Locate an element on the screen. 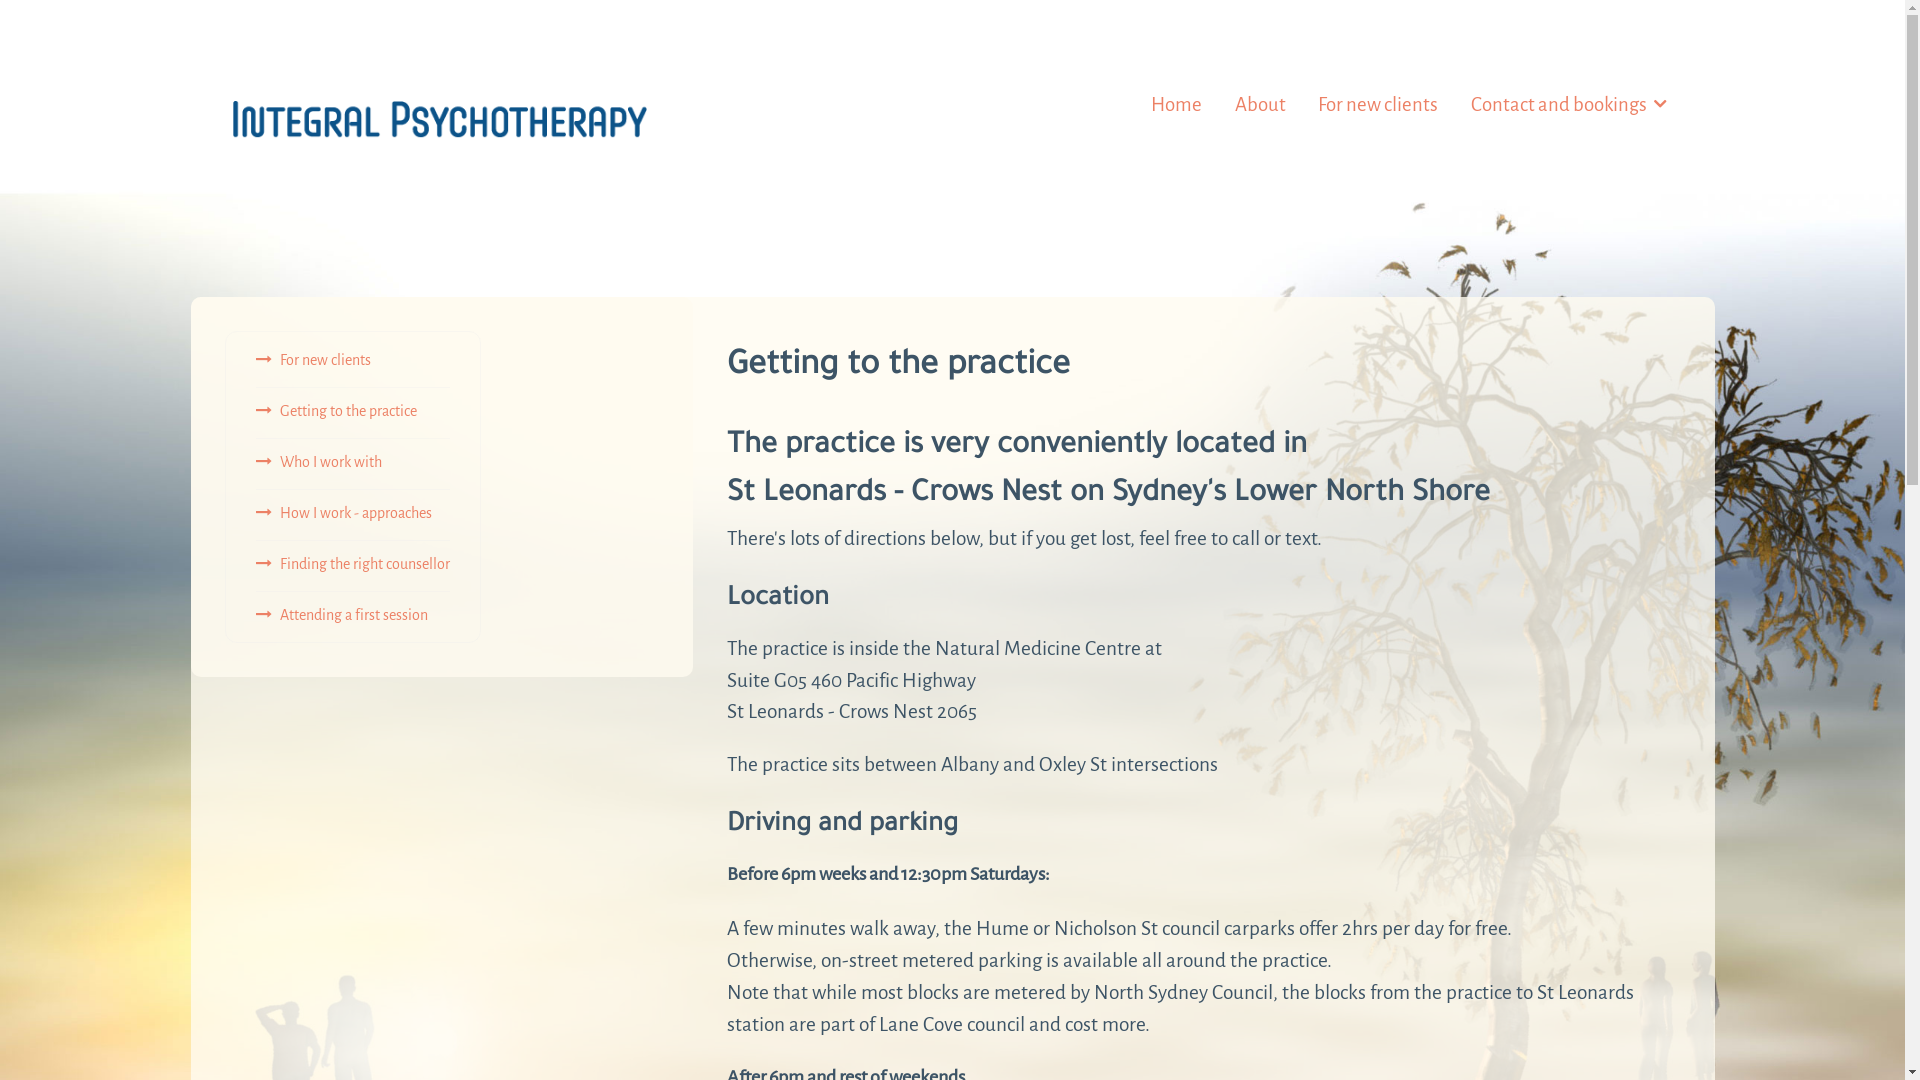 The image size is (1920, 1080). 'Contact and bookings' is located at coordinates (1567, 104).